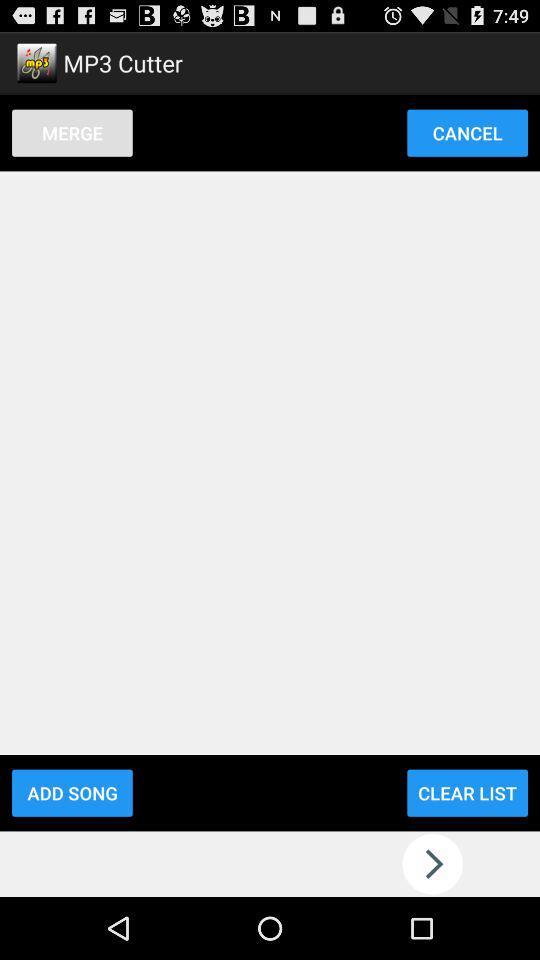 Image resolution: width=540 pixels, height=960 pixels. I want to click on the clear list icon, so click(467, 793).